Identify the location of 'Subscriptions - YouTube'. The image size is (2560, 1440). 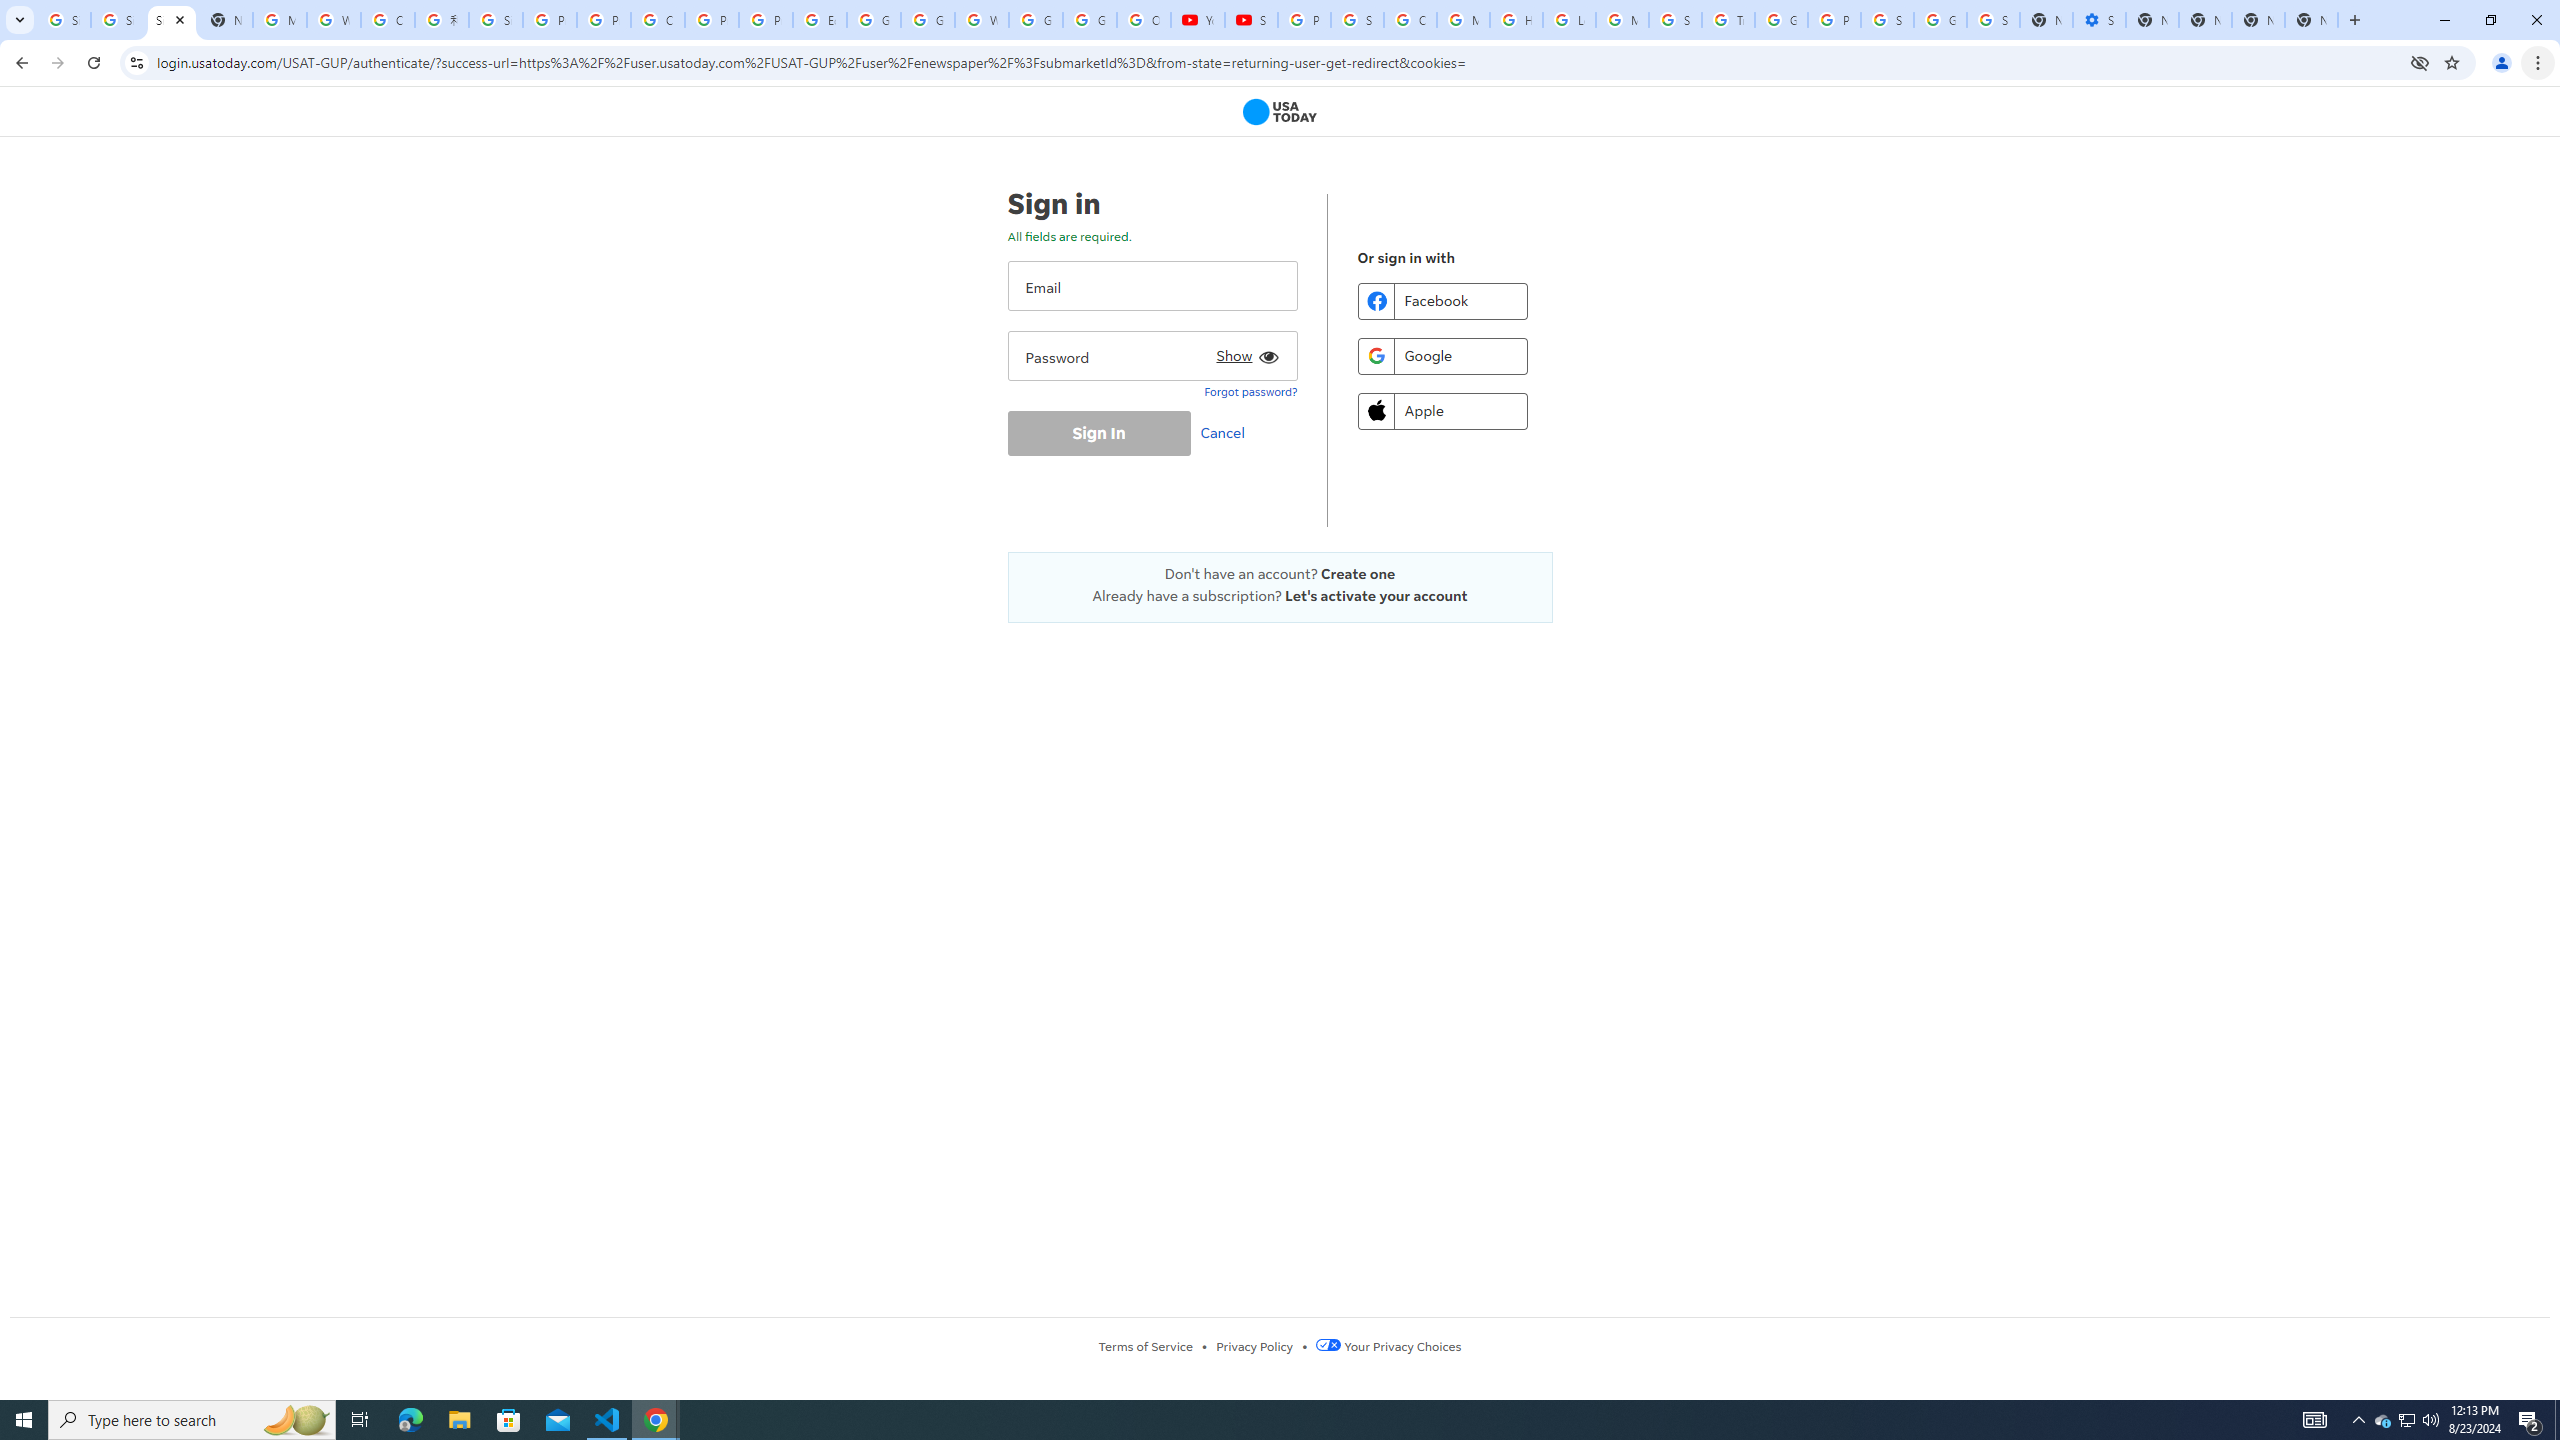
(1251, 19).